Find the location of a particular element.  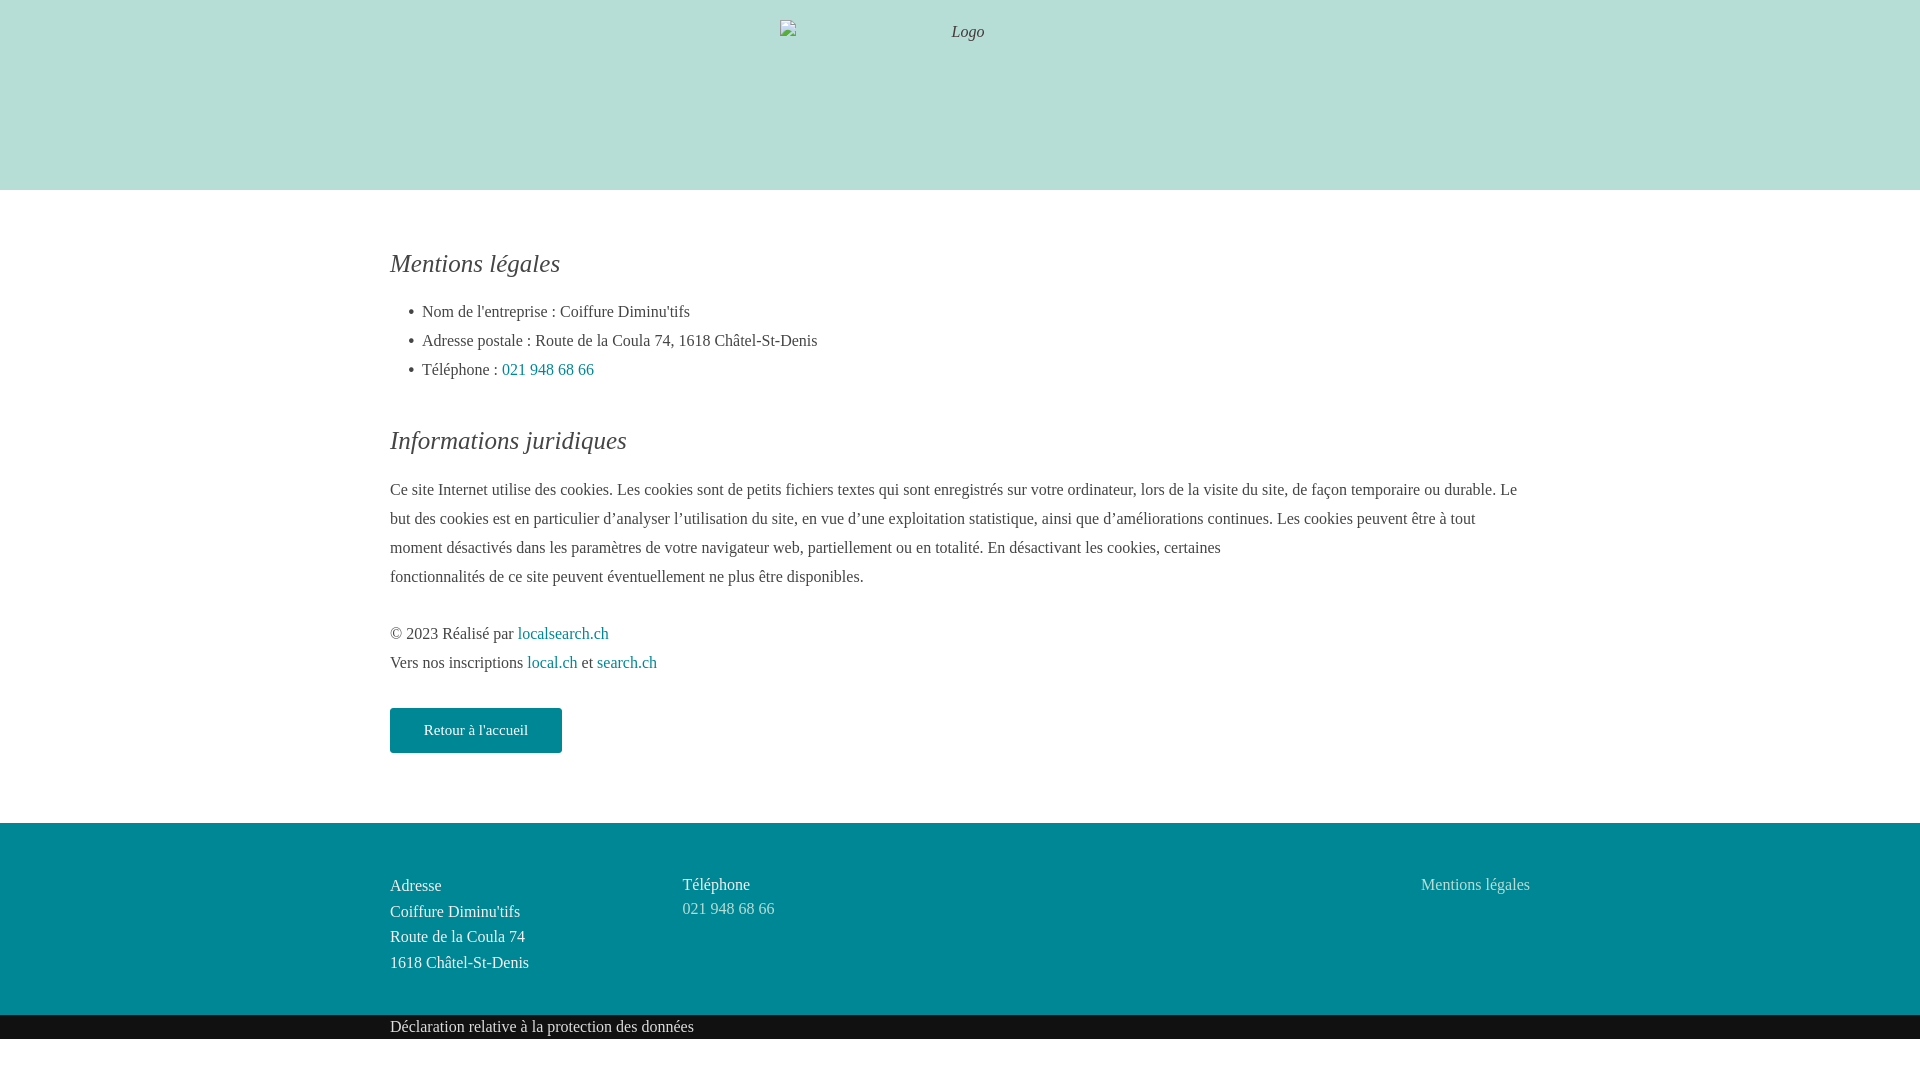

'search.ch' is located at coordinates (626, 662).